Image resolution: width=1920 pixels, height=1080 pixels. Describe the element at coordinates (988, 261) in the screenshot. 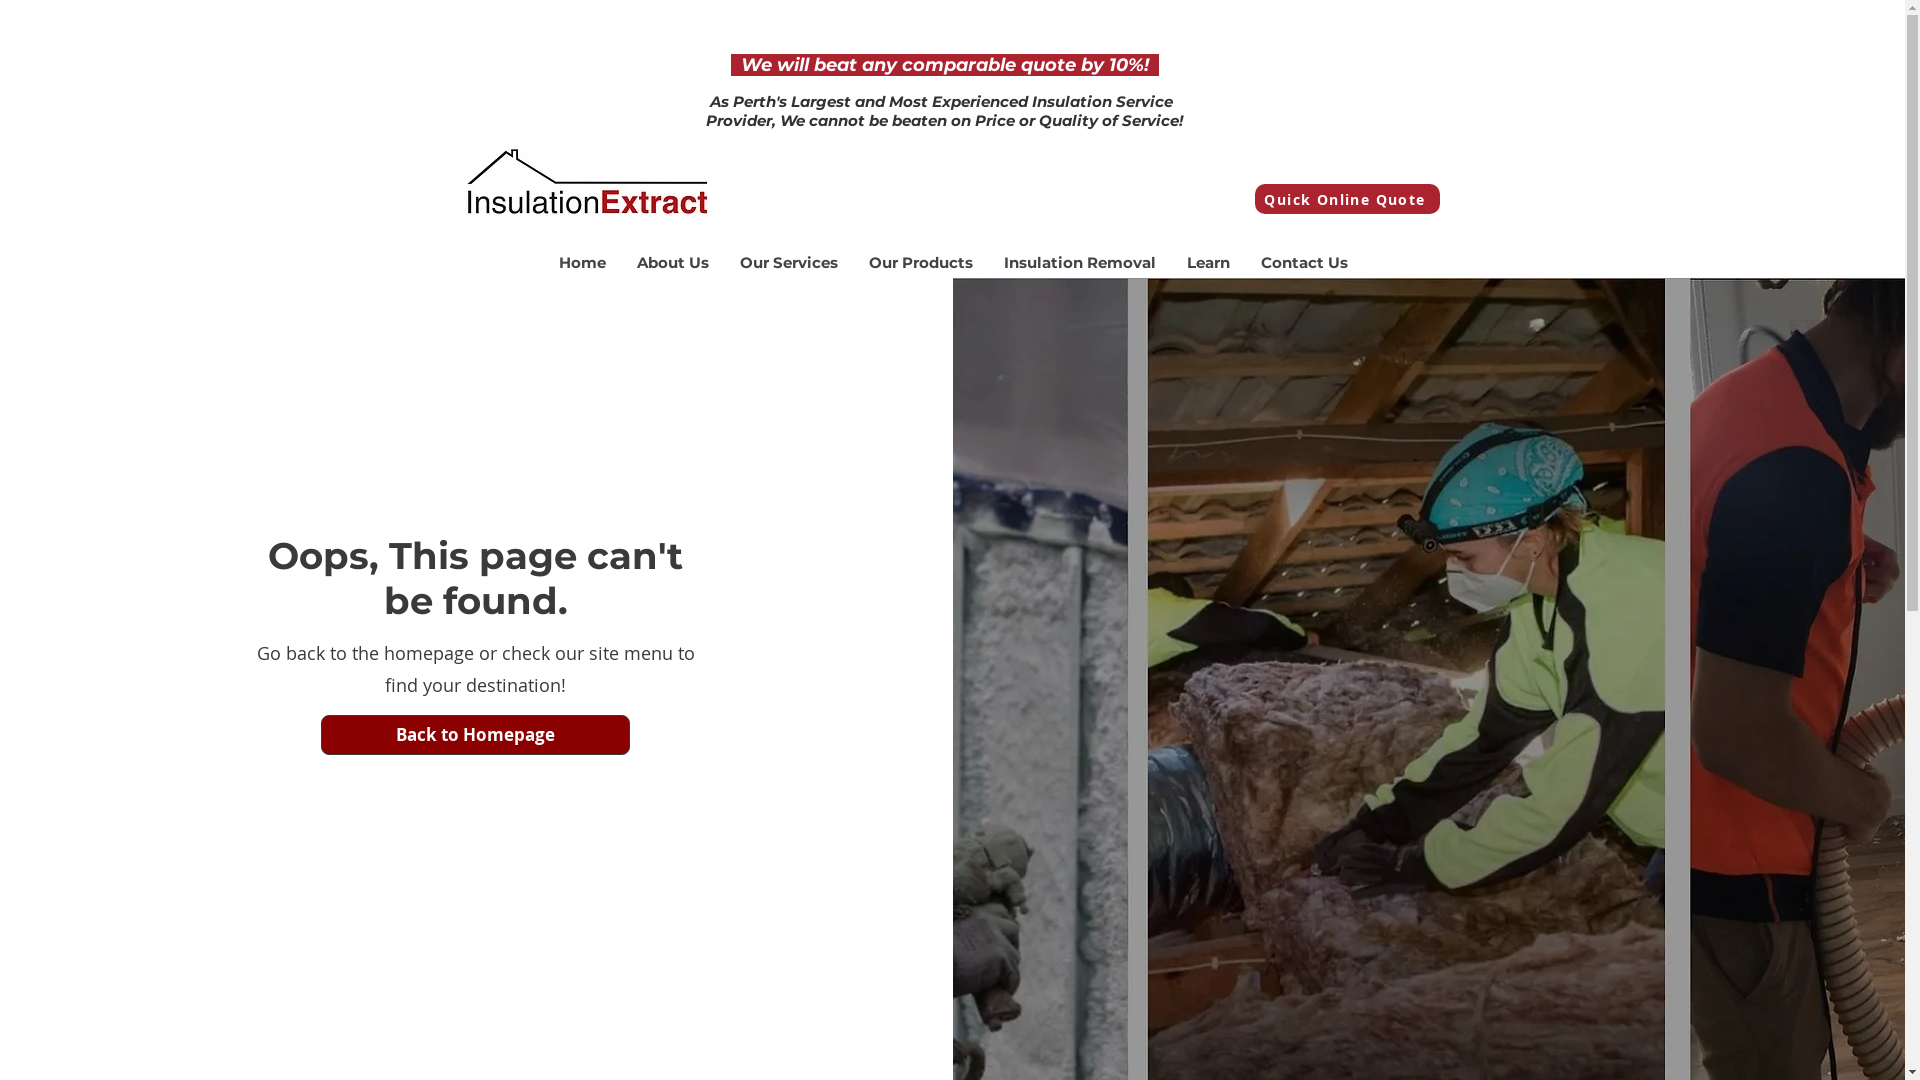

I see `'Insulation Removal'` at that location.